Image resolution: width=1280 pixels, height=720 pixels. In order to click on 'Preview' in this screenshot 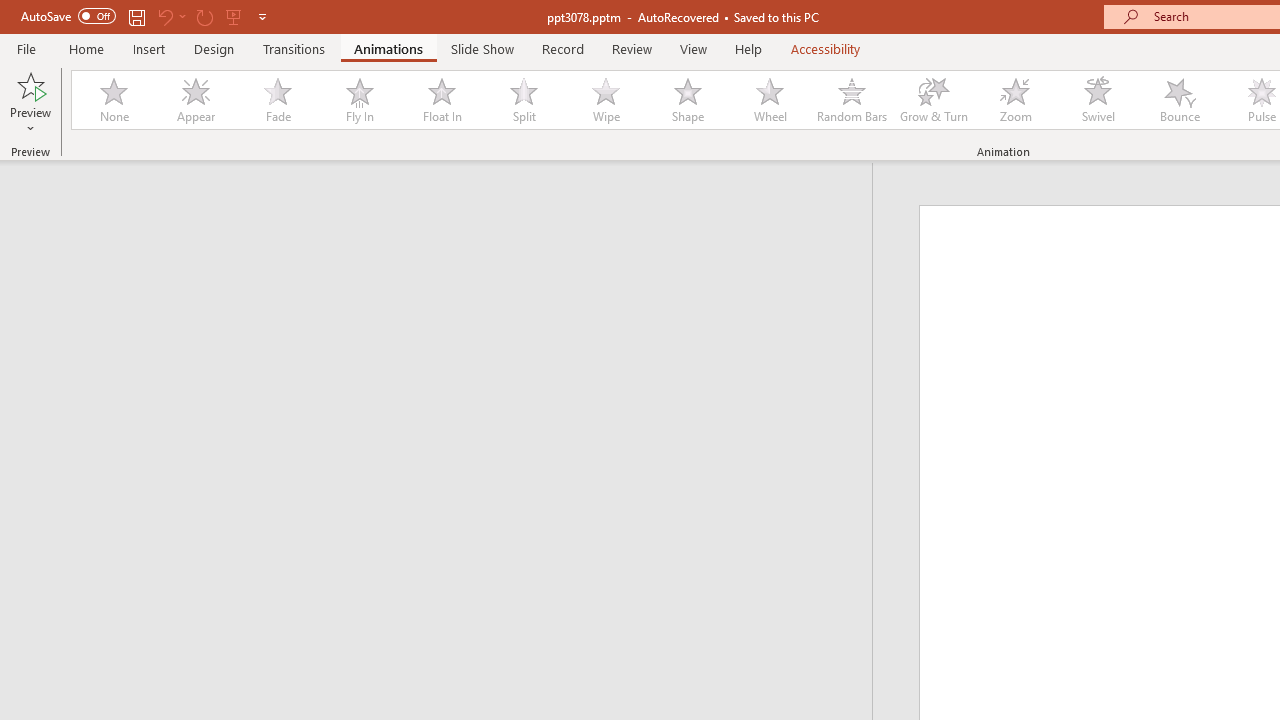, I will do `click(30, 84)`.